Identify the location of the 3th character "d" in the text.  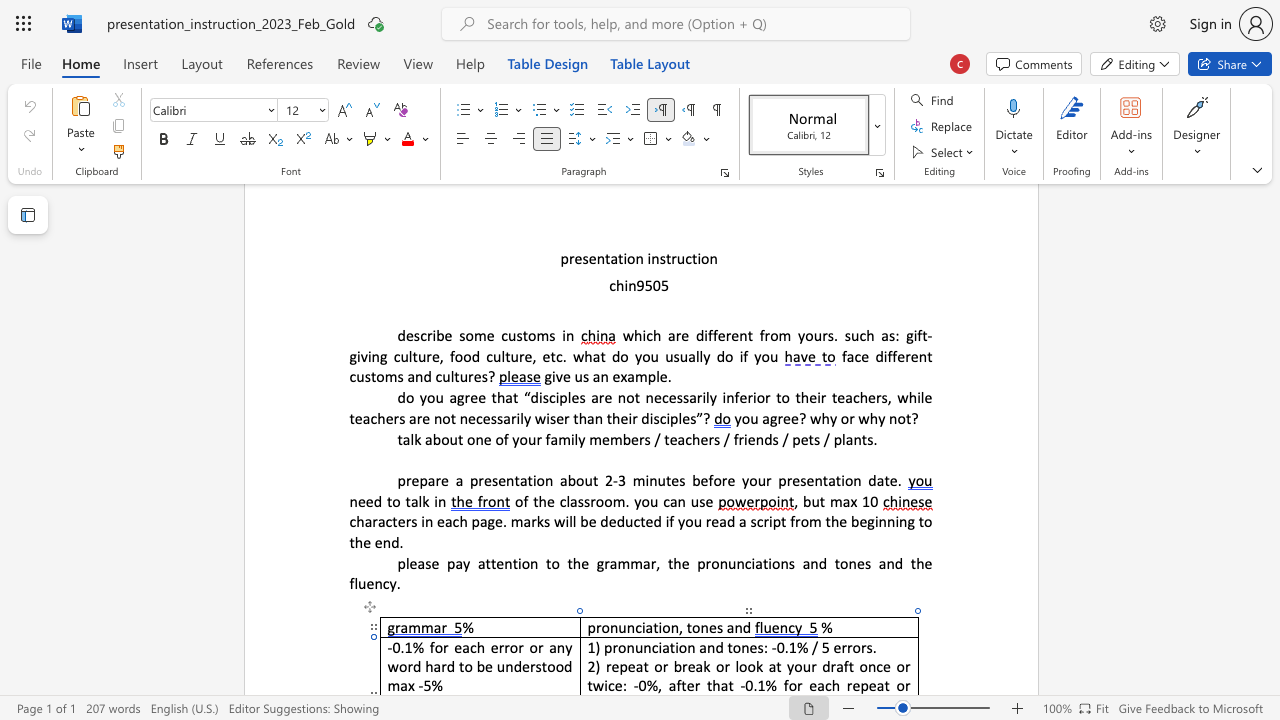
(517, 666).